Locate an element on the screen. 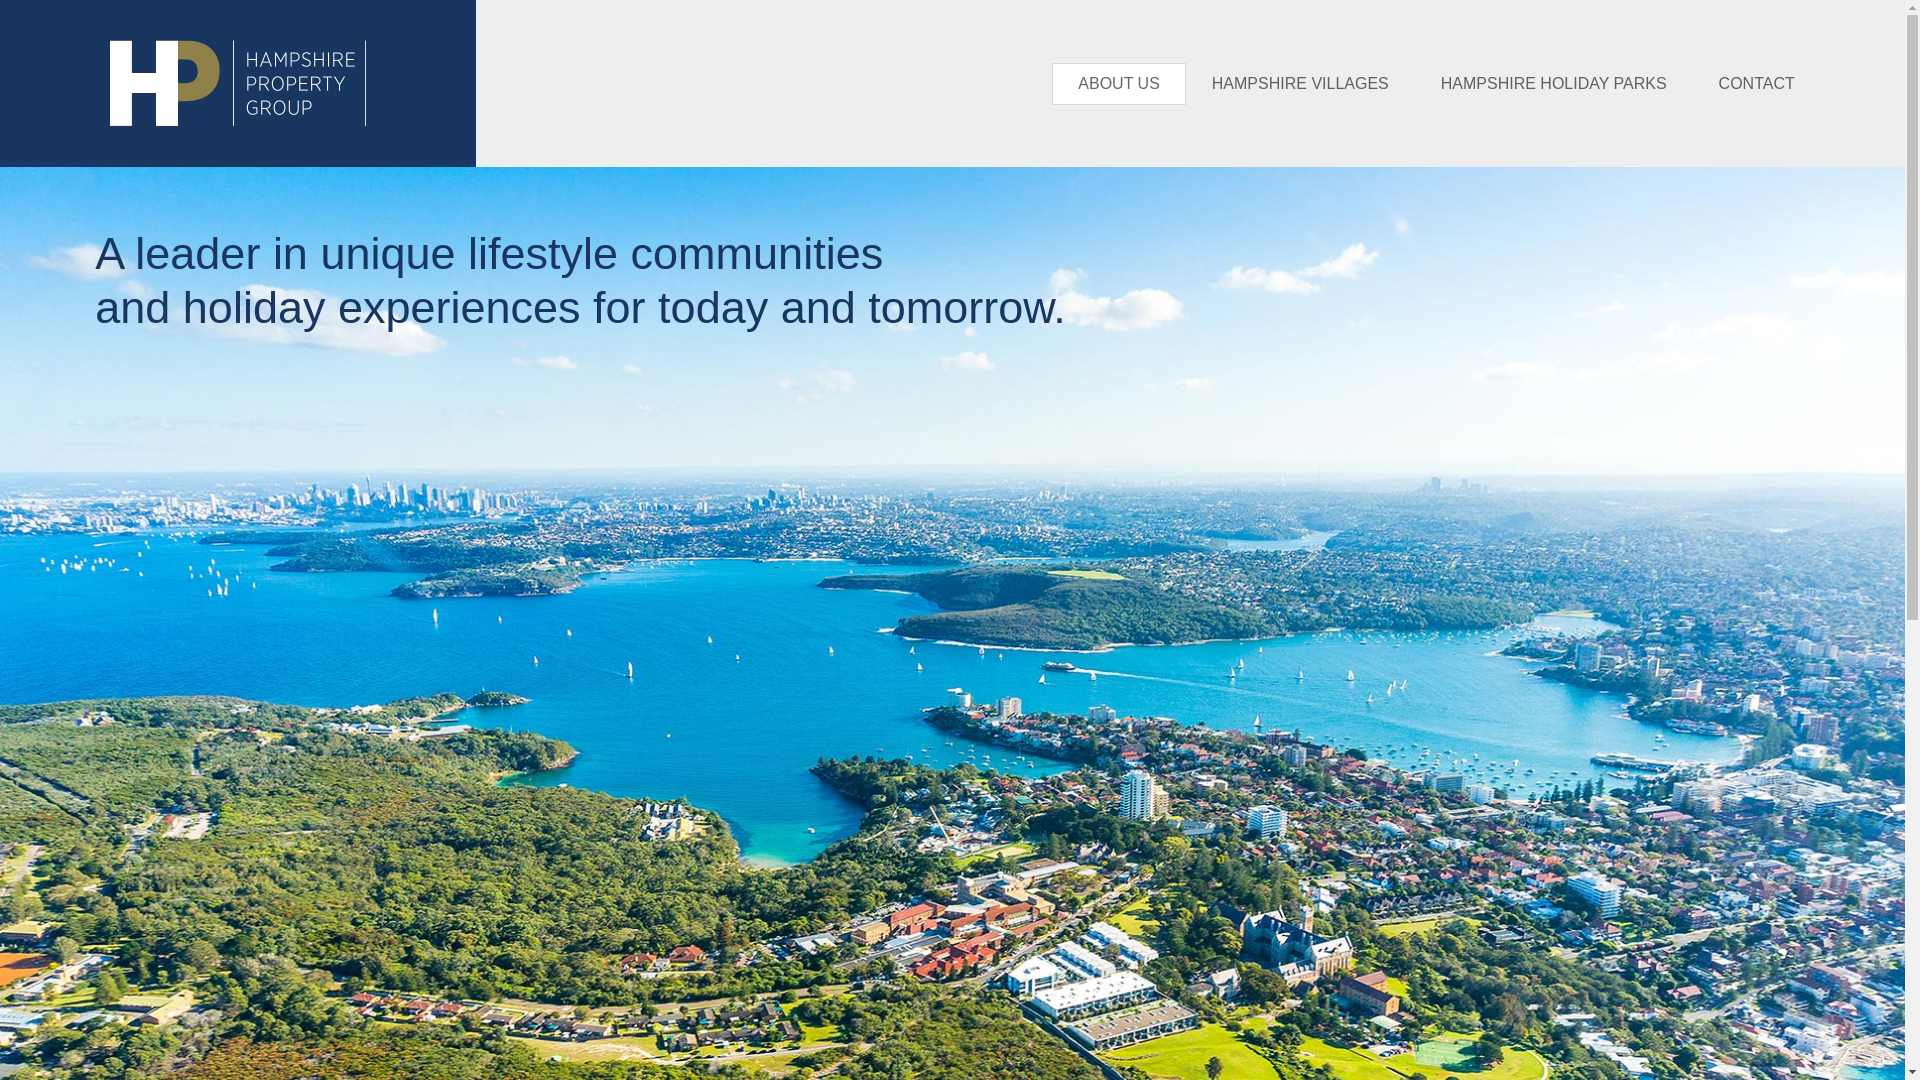  'HP LOGO' is located at coordinates (238, 82).